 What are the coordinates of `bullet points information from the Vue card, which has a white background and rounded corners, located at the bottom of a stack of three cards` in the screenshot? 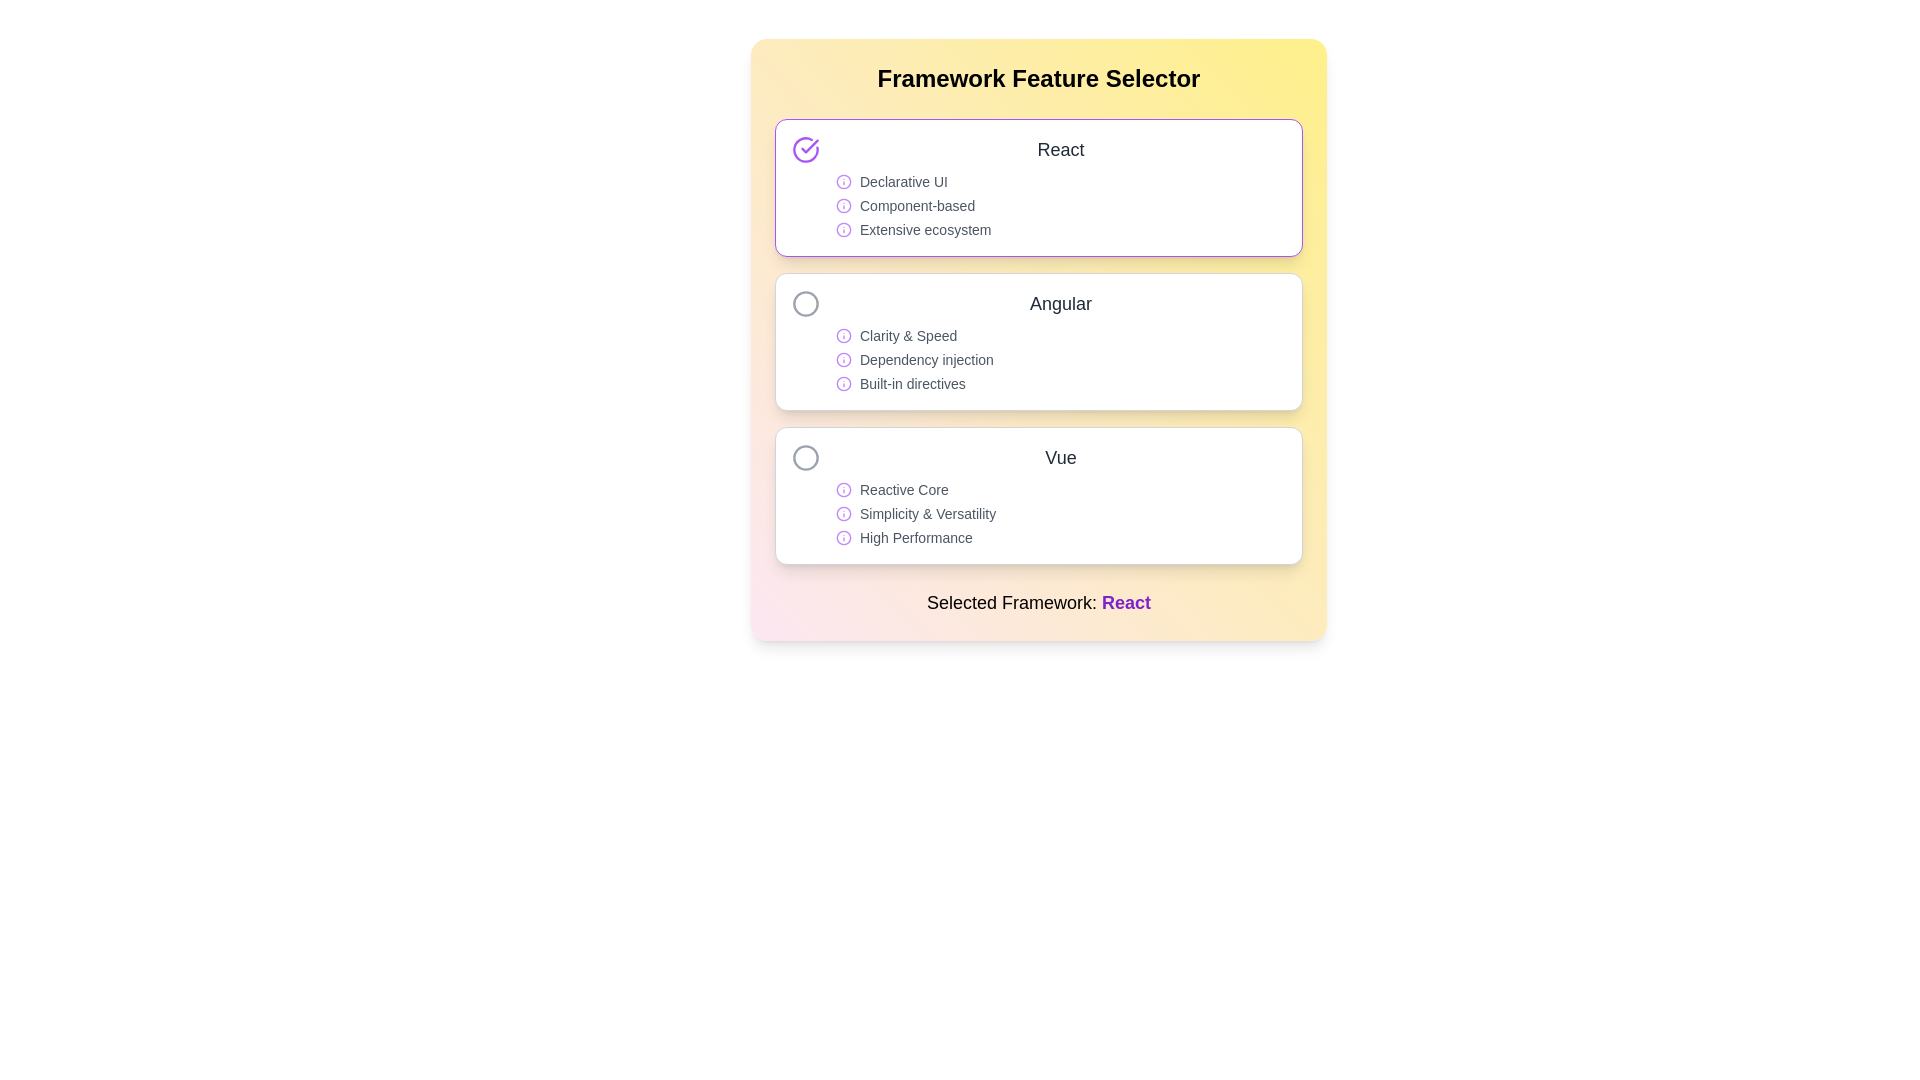 It's located at (1038, 495).